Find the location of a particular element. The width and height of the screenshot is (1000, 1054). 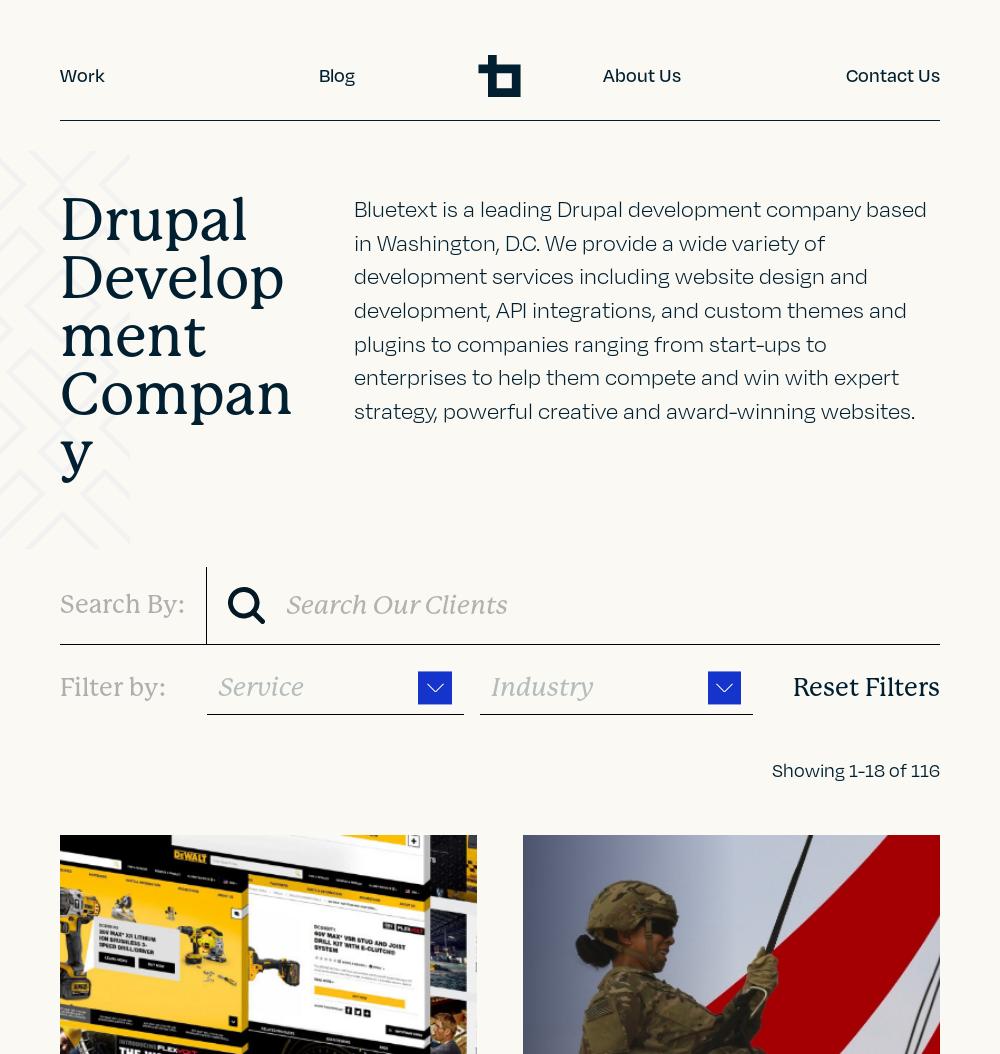

'Drupal Development Company' is located at coordinates (176, 336).